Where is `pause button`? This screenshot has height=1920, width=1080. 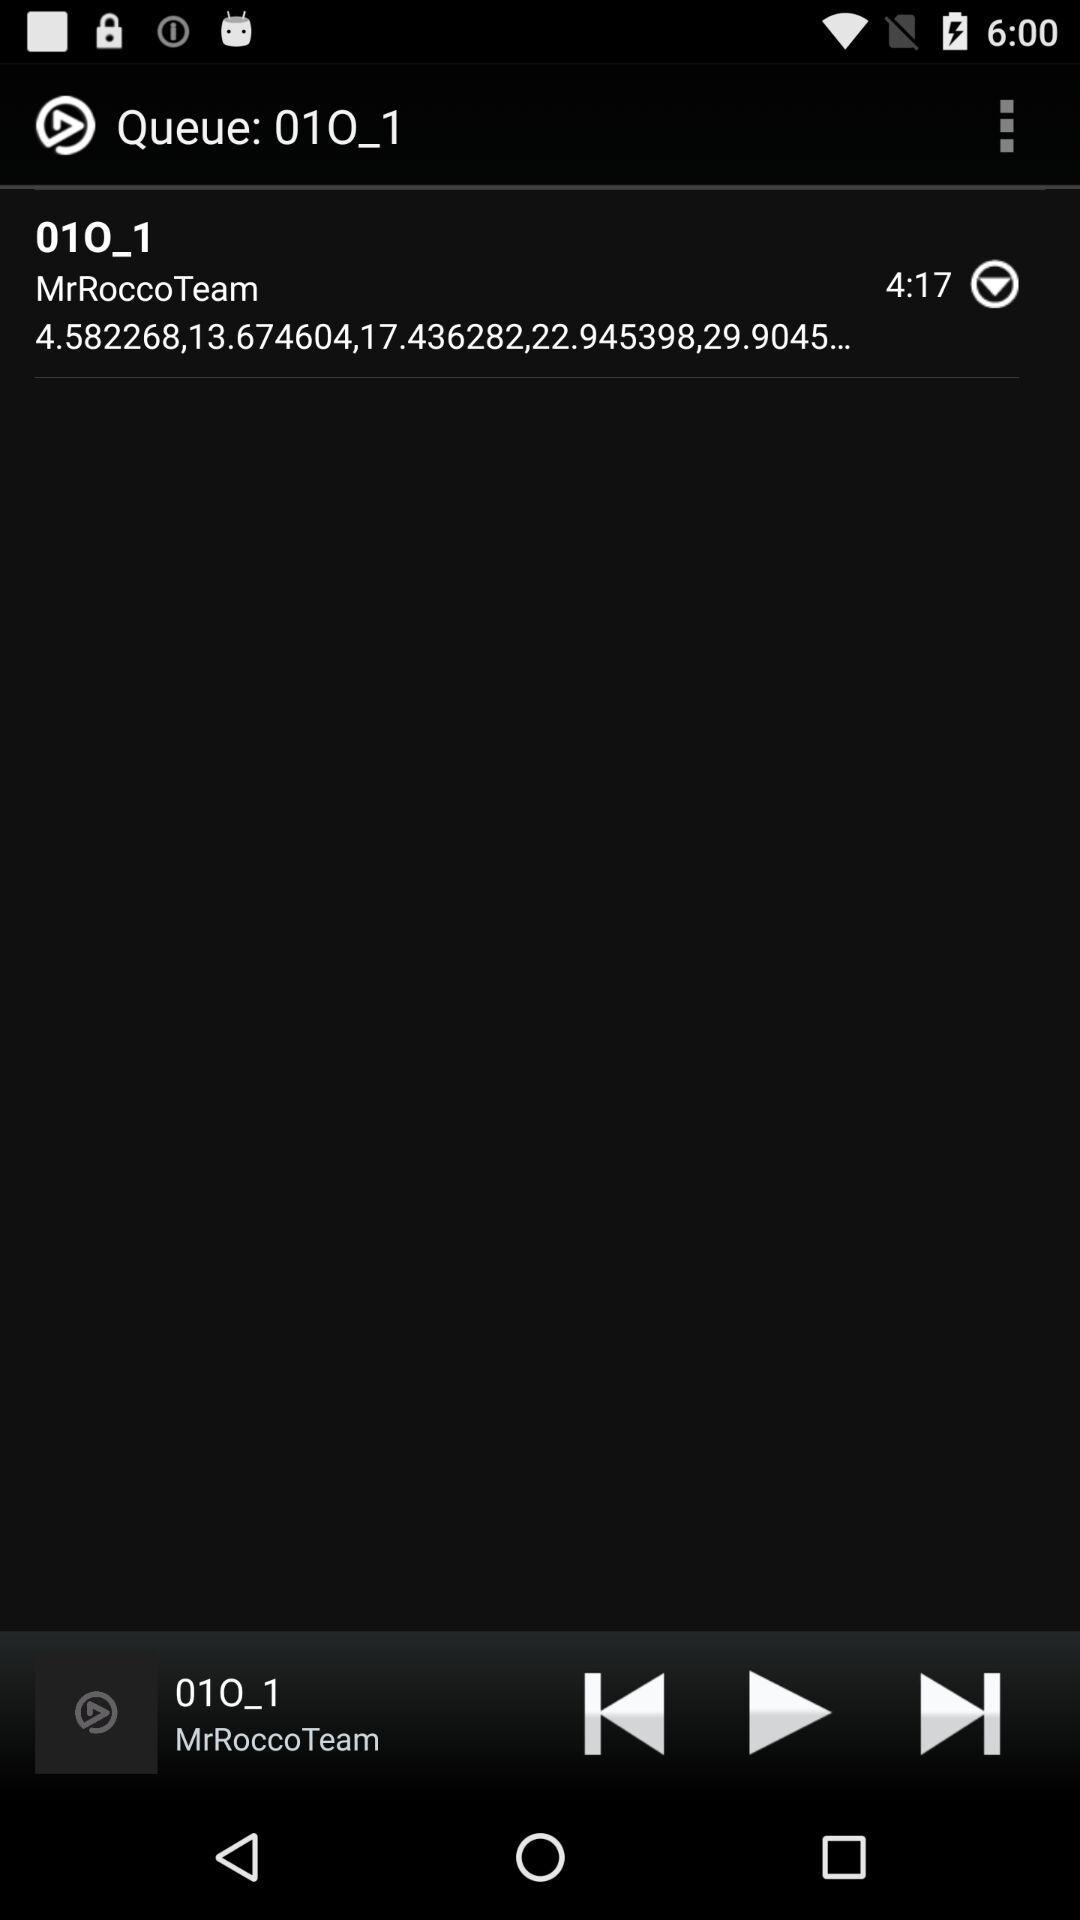 pause button is located at coordinates (790, 1711).